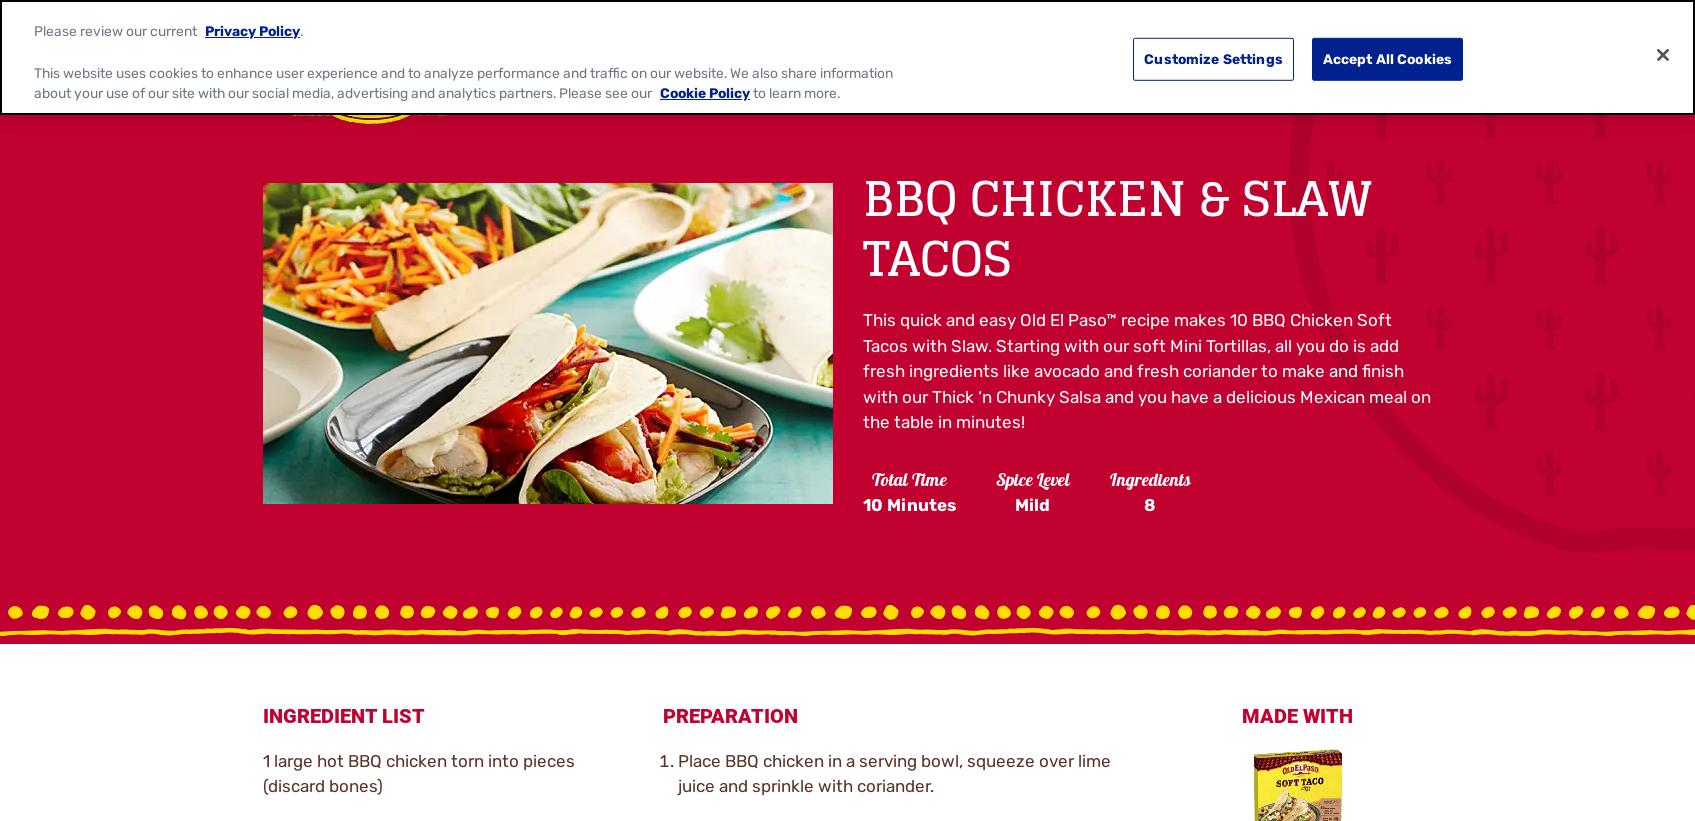 The width and height of the screenshot is (1695, 821). Describe the element at coordinates (907, 504) in the screenshot. I see `'10 Minutes'` at that location.